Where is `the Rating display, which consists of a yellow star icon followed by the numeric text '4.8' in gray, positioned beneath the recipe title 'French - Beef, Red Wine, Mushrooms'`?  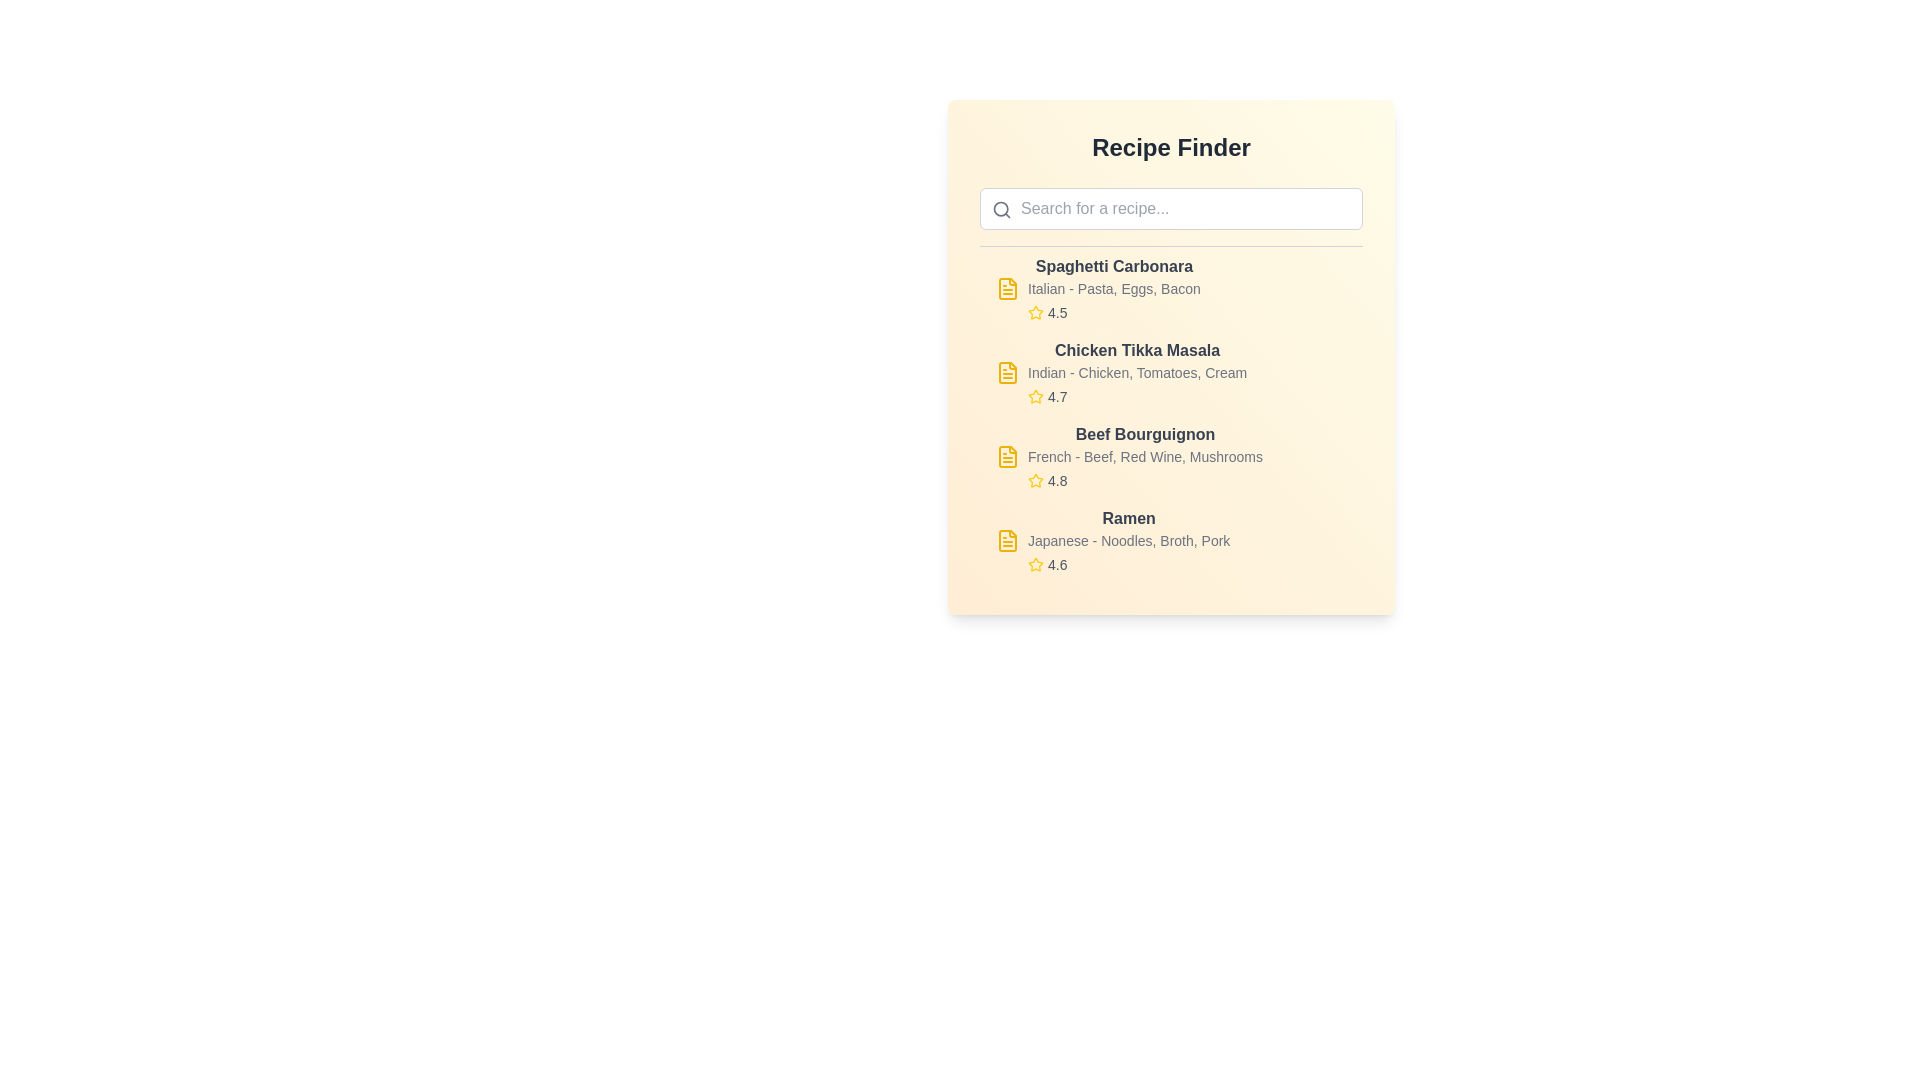 the Rating display, which consists of a yellow star icon followed by the numeric text '4.8' in gray, positioned beneath the recipe title 'French - Beef, Red Wine, Mushrooms' is located at coordinates (1145, 481).